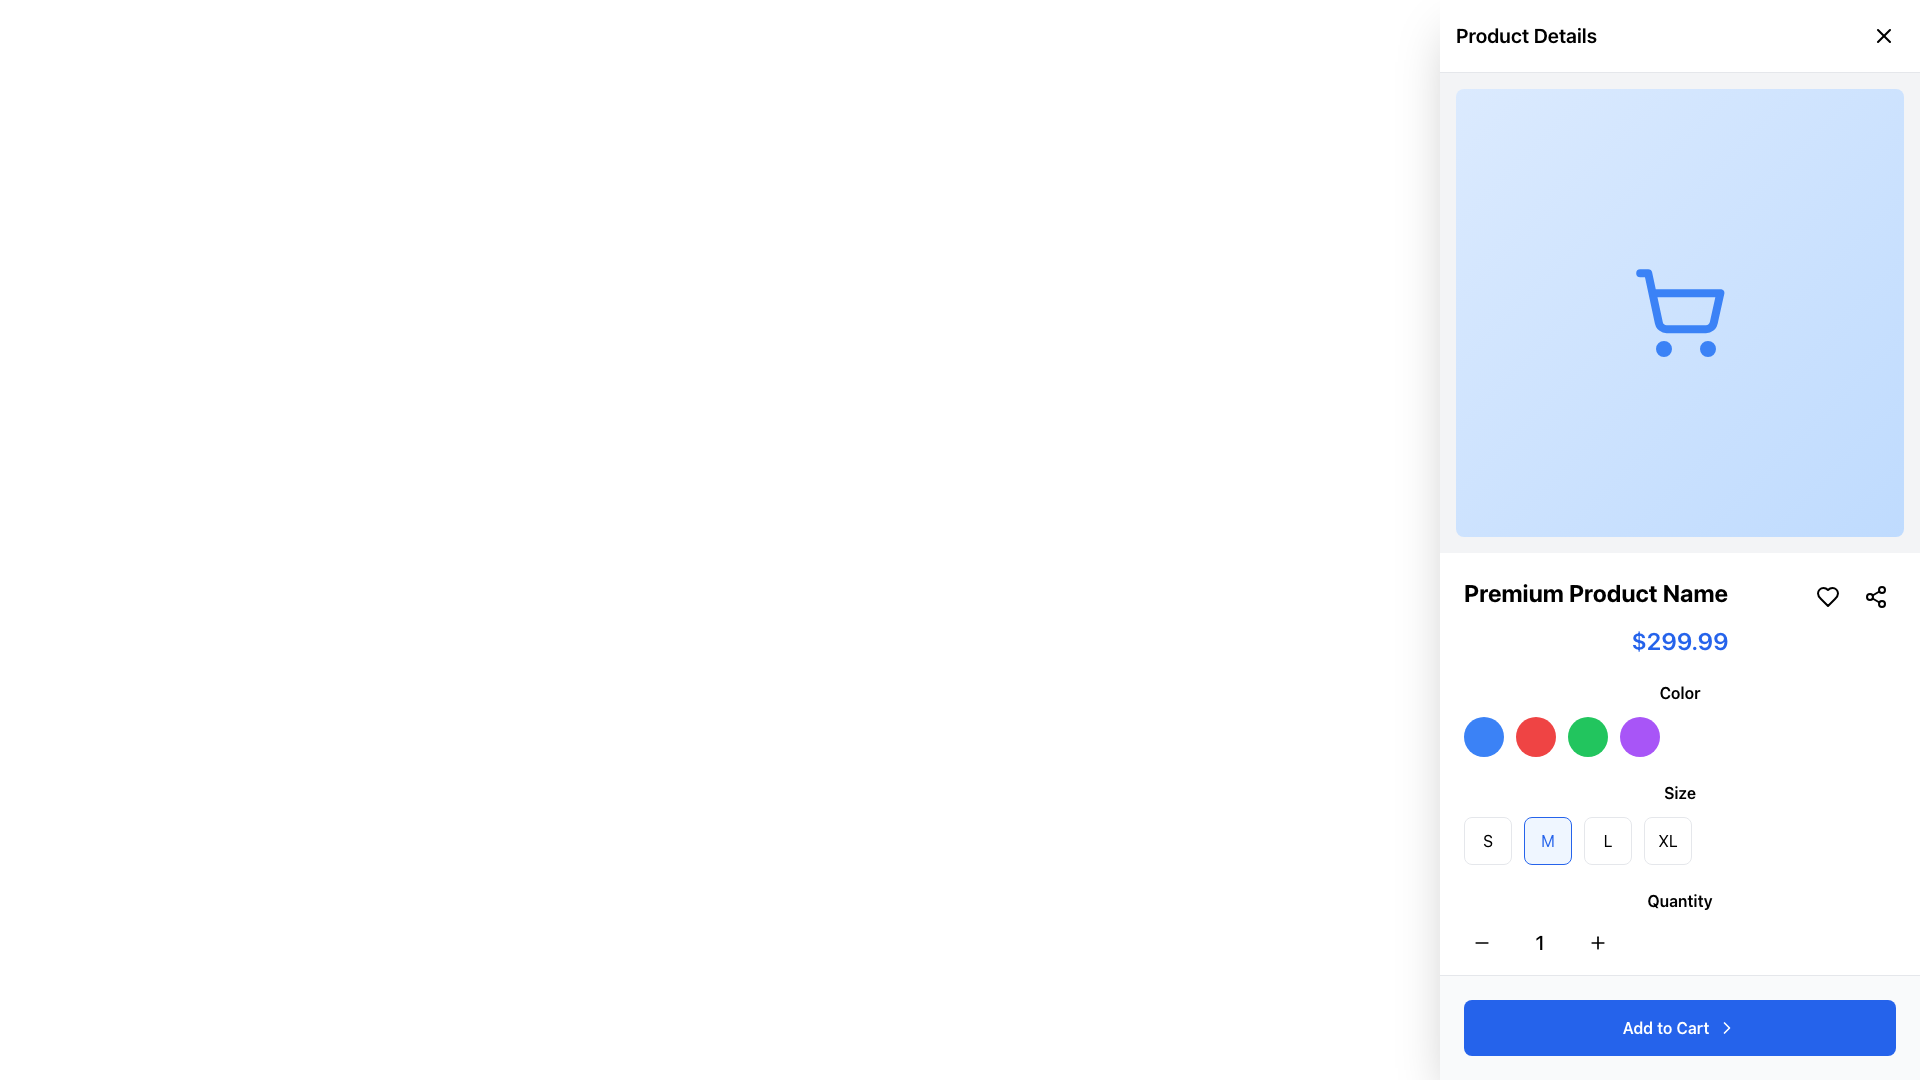 Image resolution: width=1920 pixels, height=1080 pixels. Describe the element at coordinates (1680, 301) in the screenshot. I see `the shopping cart icon with a blue outline, located in the top portion of the product details section` at that location.